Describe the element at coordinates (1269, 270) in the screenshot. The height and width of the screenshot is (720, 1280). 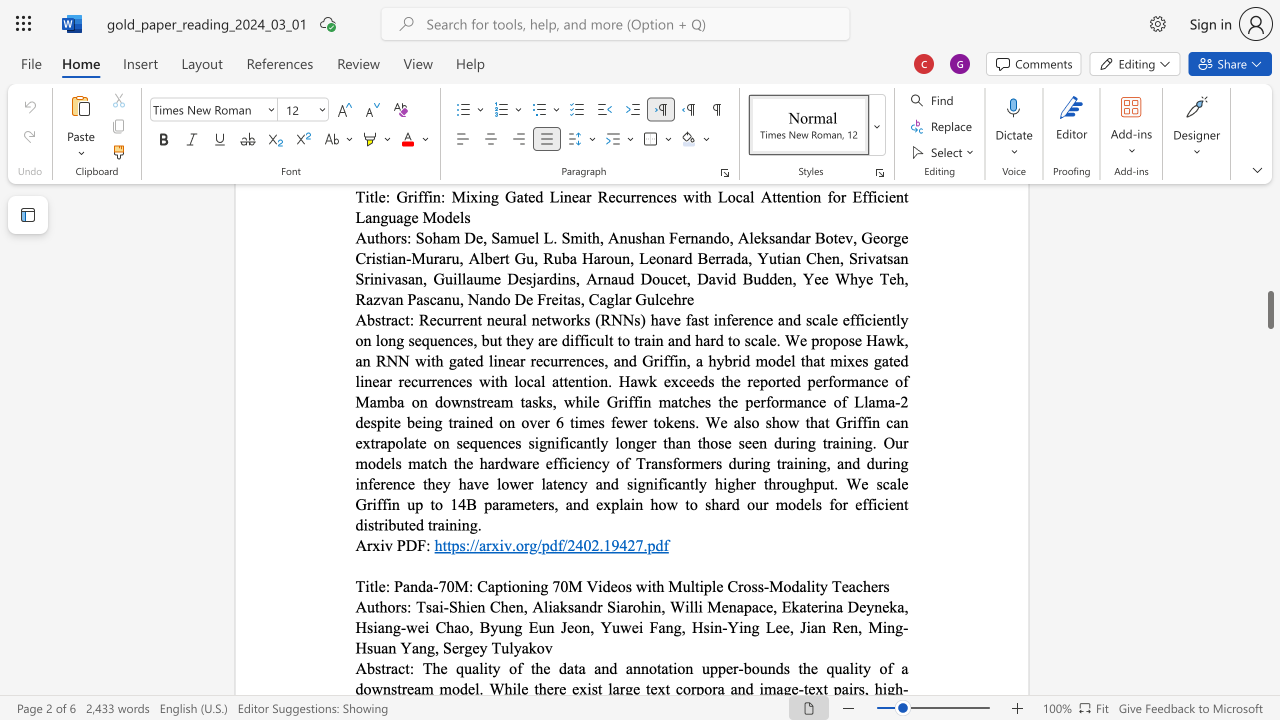
I see `the scrollbar on the right to move the page upward` at that location.